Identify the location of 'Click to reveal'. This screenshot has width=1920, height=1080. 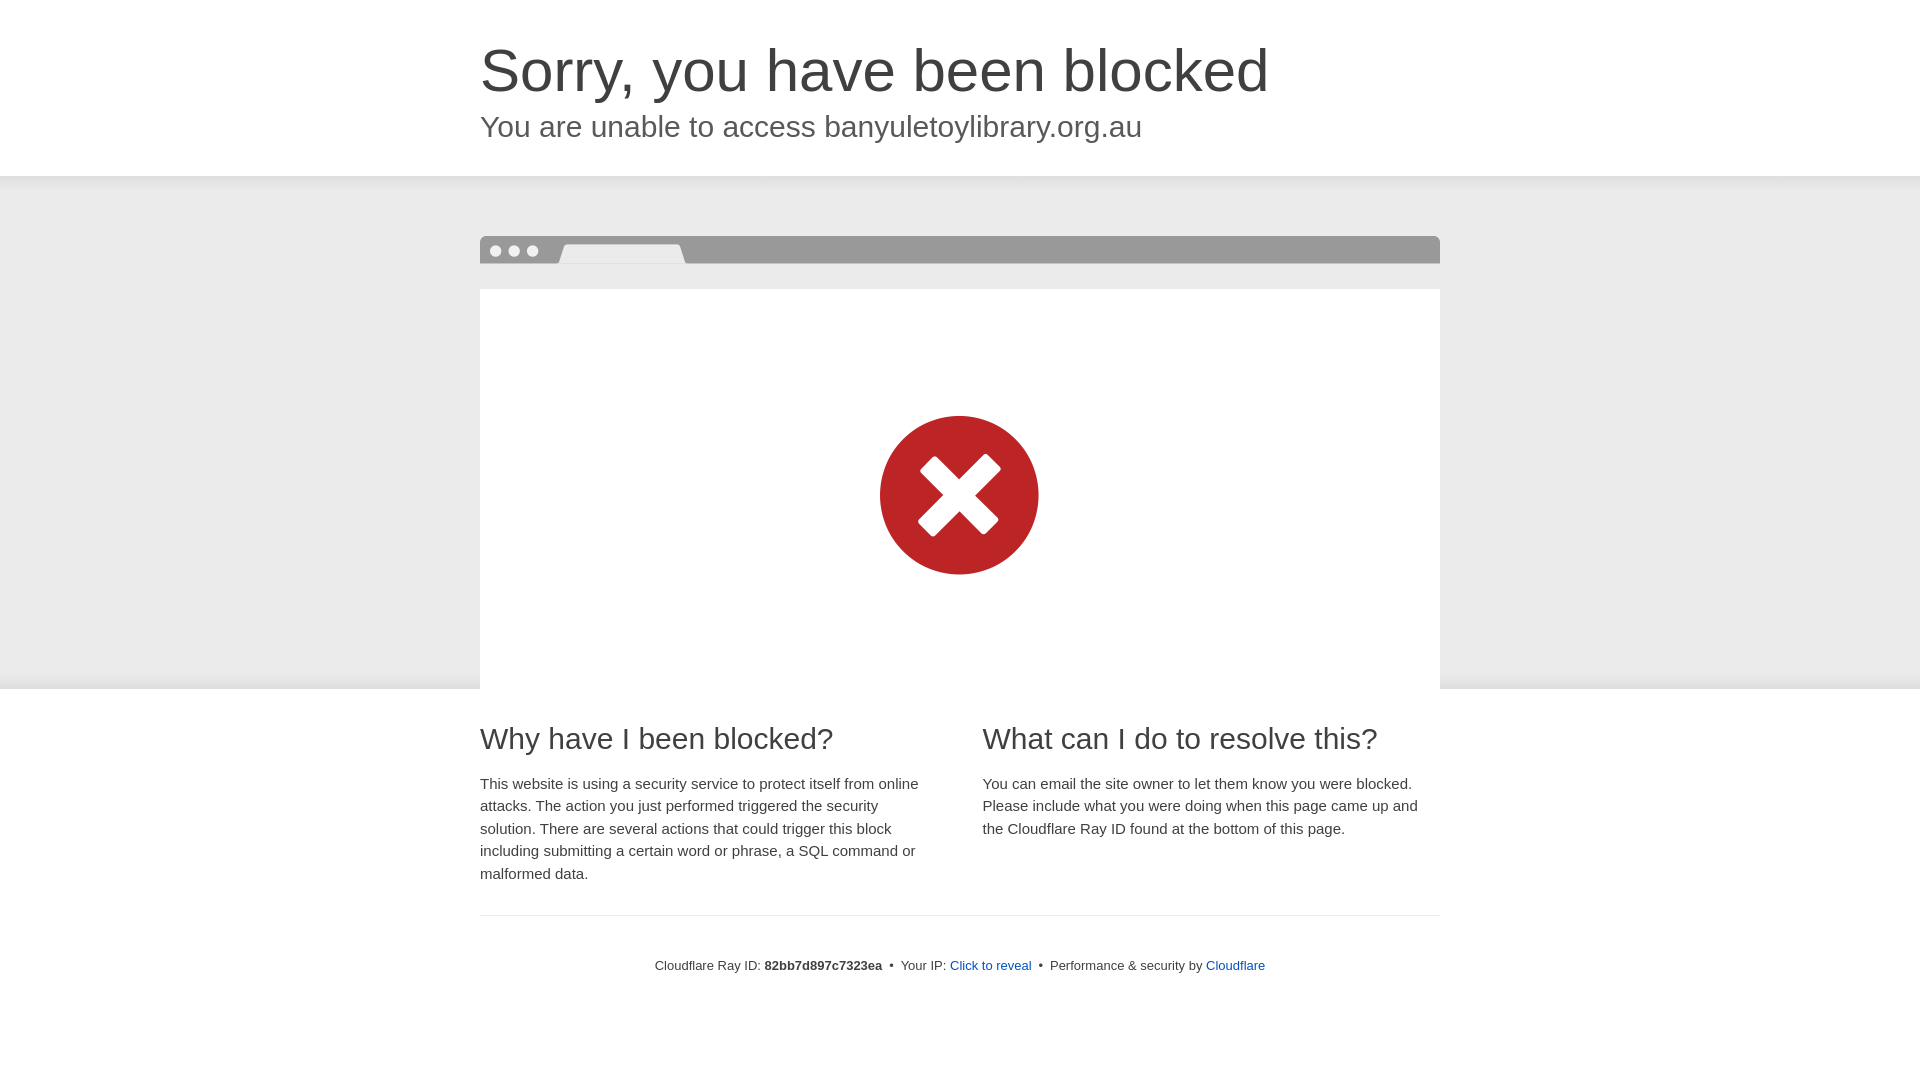
(990, 964).